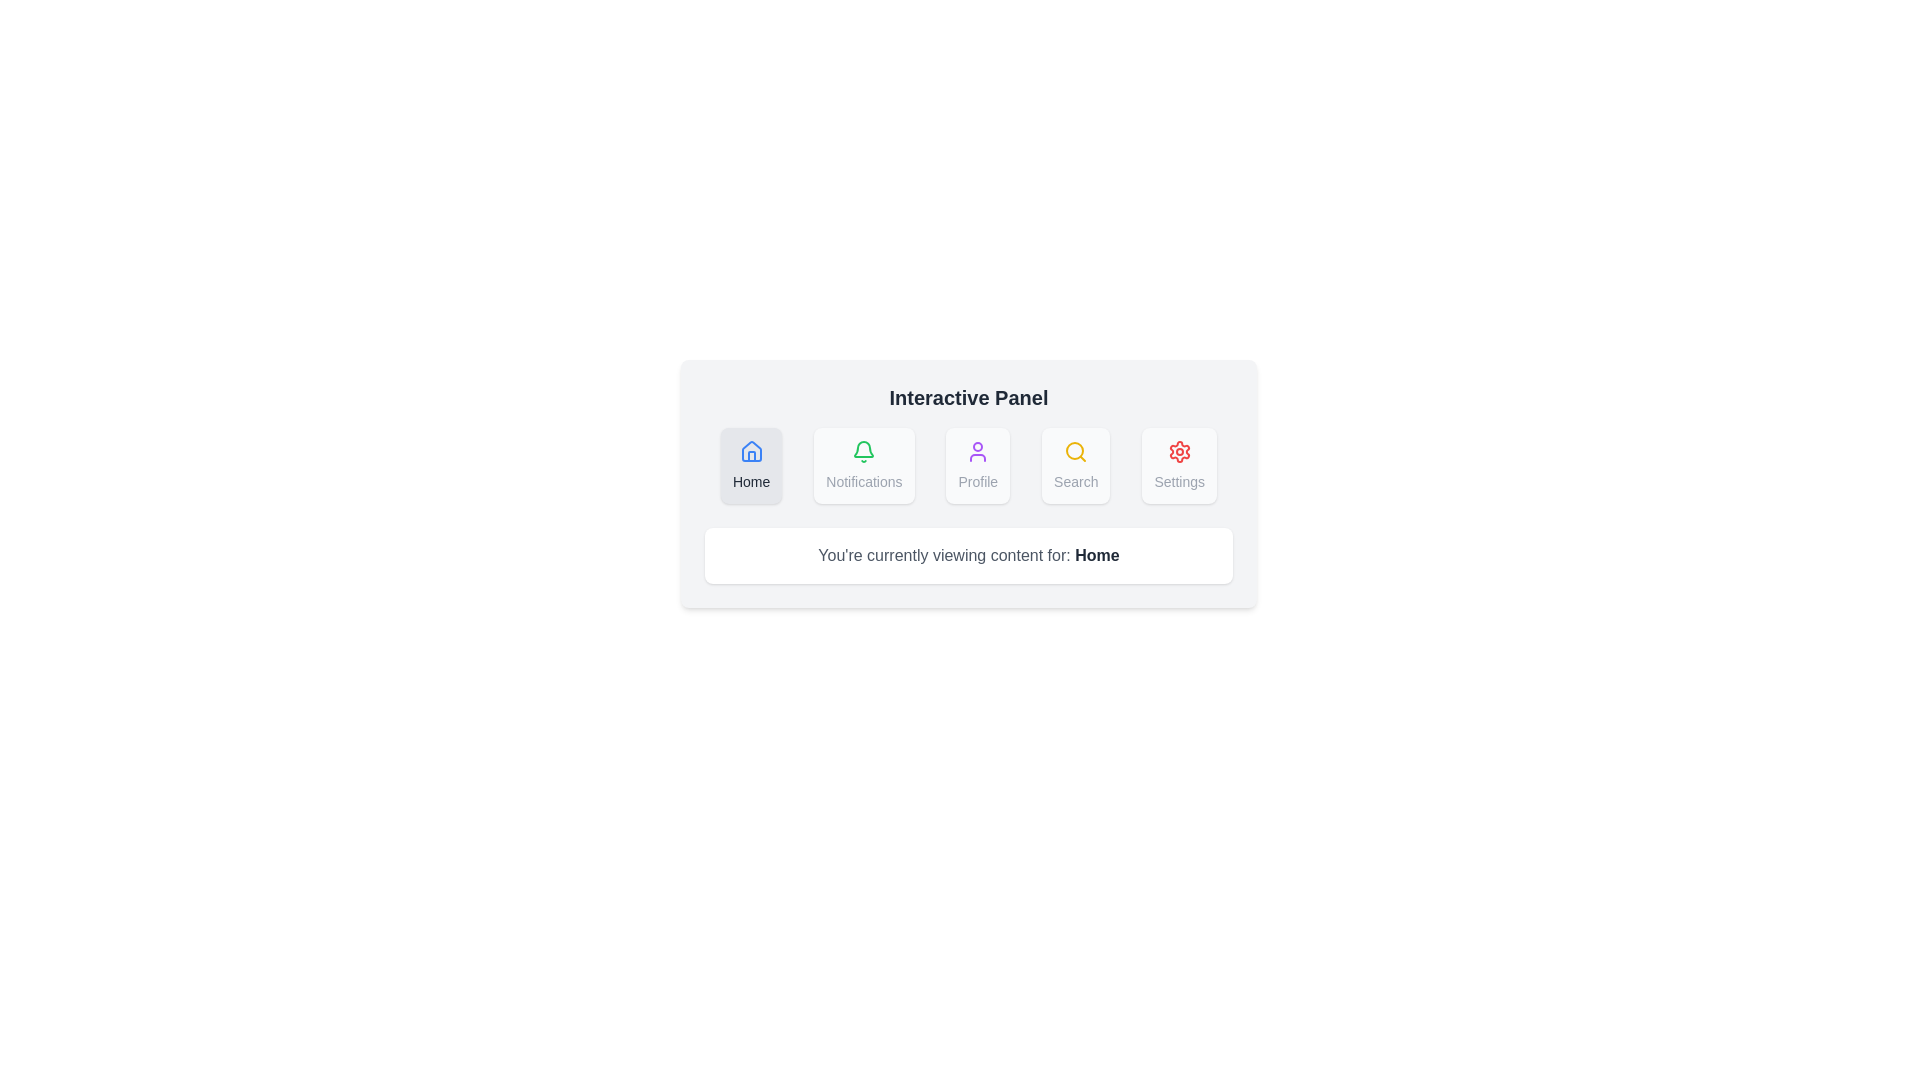 The height and width of the screenshot is (1080, 1920). I want to click on 'Notifications' text label located within the interactive panel, which is the second element from the left and is styled in a small font with medium weight, so click(864, 482).